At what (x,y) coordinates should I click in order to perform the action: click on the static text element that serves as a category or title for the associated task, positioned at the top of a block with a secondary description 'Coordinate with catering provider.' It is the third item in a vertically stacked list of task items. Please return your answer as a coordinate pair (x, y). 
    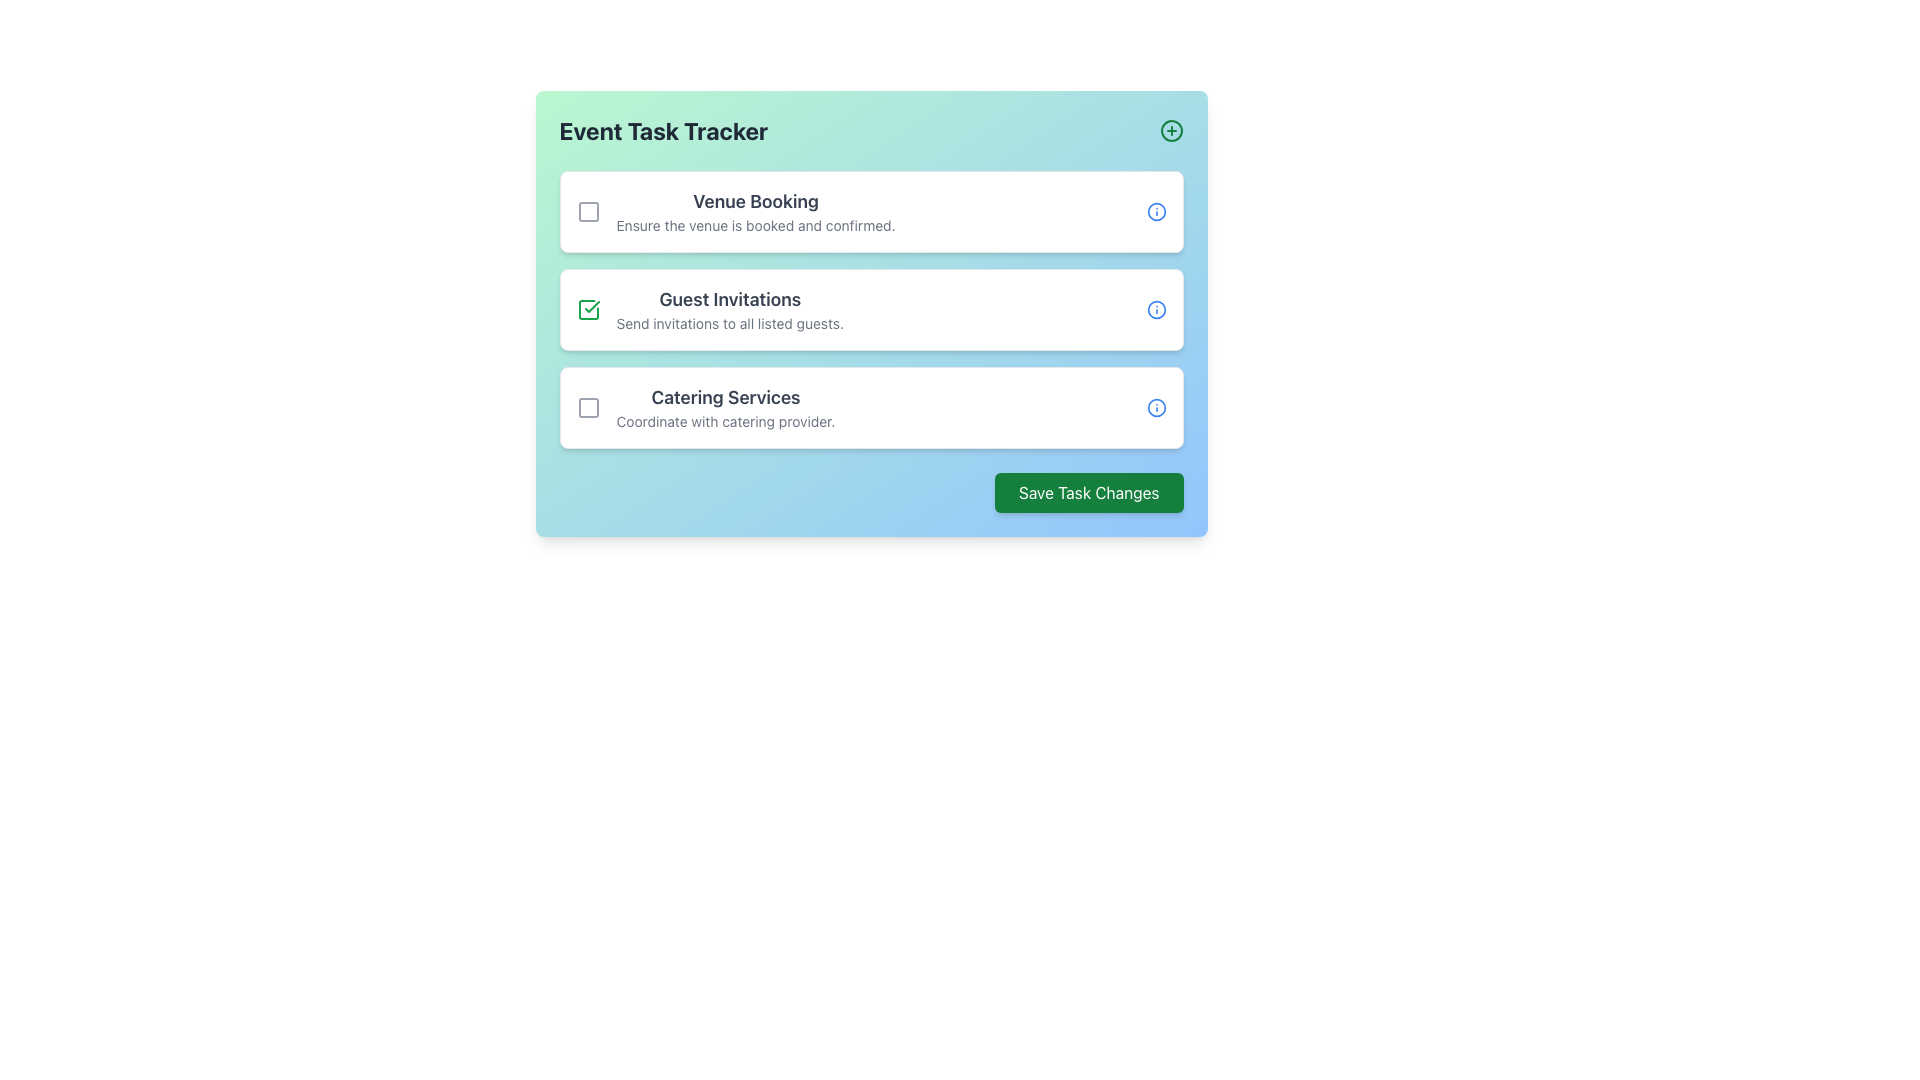
    Looking at the image, I should click on (724, 397).